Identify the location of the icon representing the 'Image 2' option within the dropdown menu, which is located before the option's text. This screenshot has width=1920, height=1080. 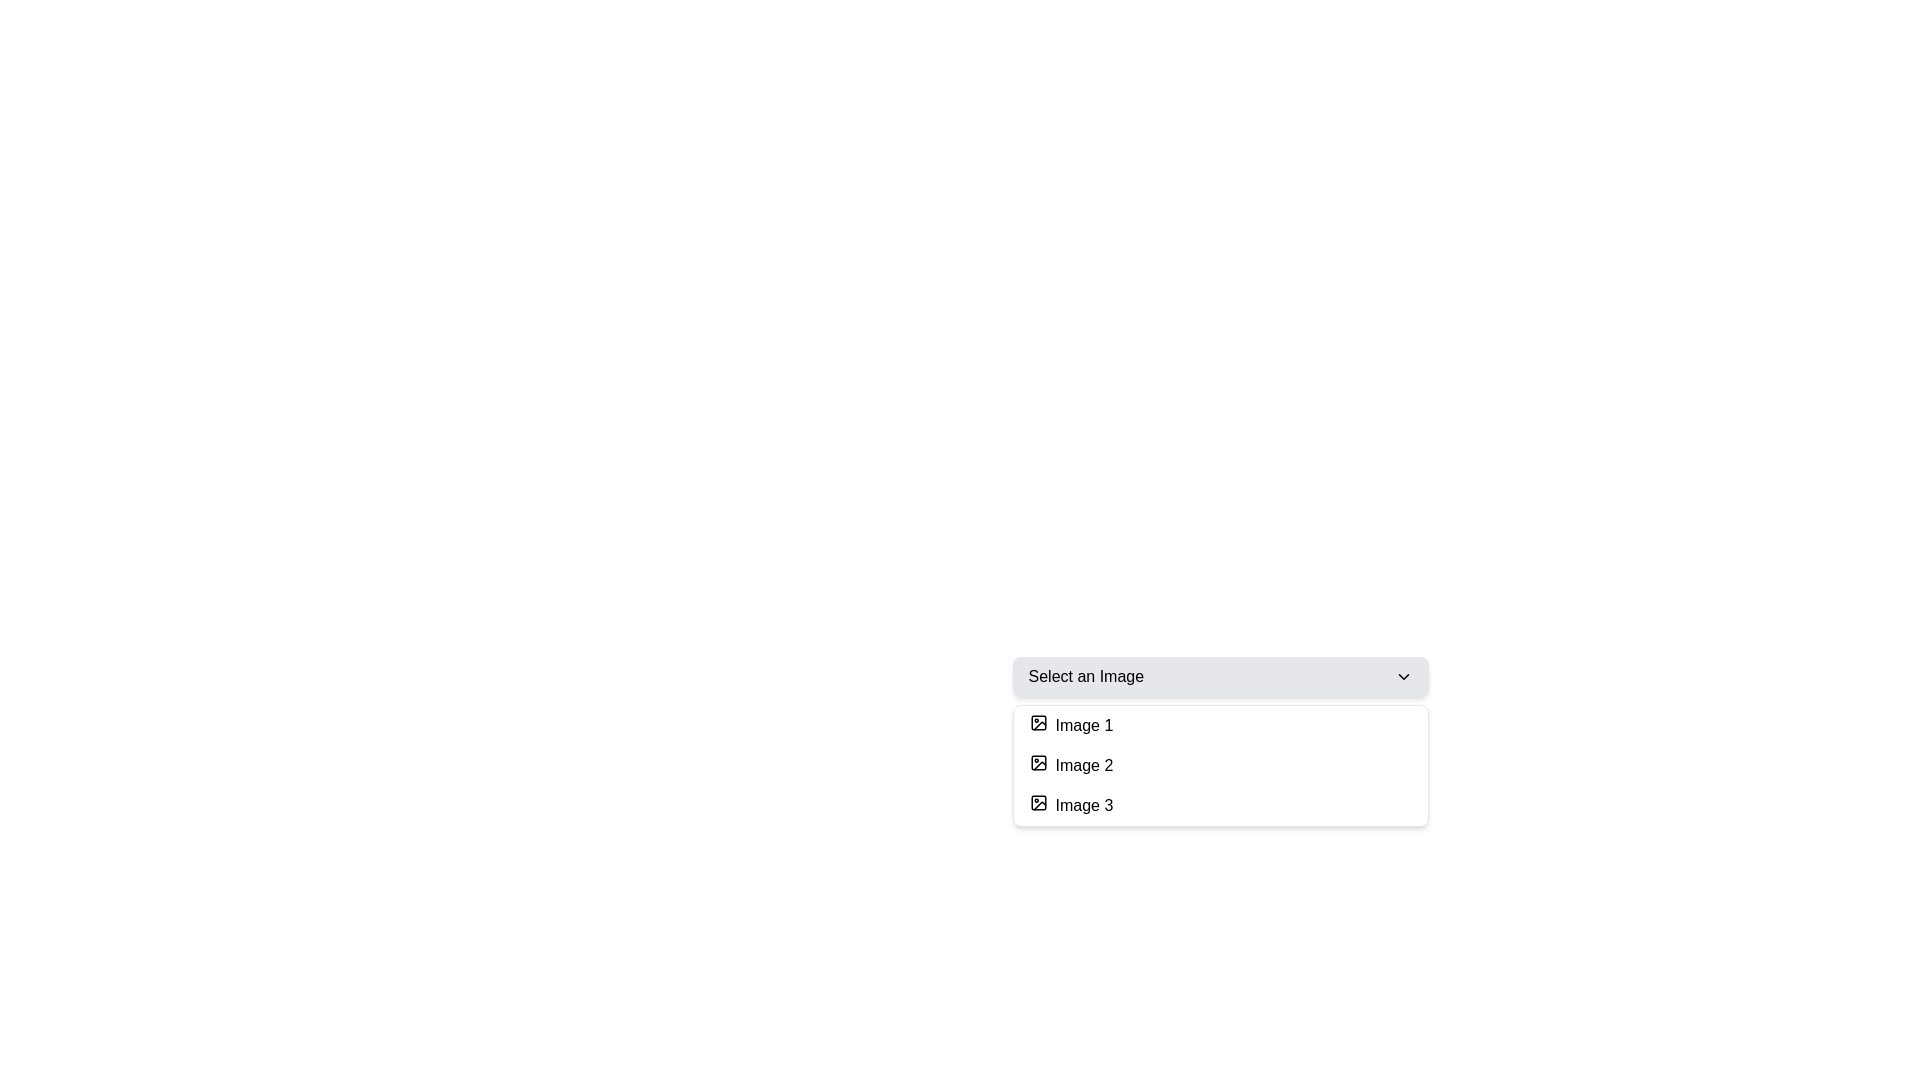
(1038, 763).